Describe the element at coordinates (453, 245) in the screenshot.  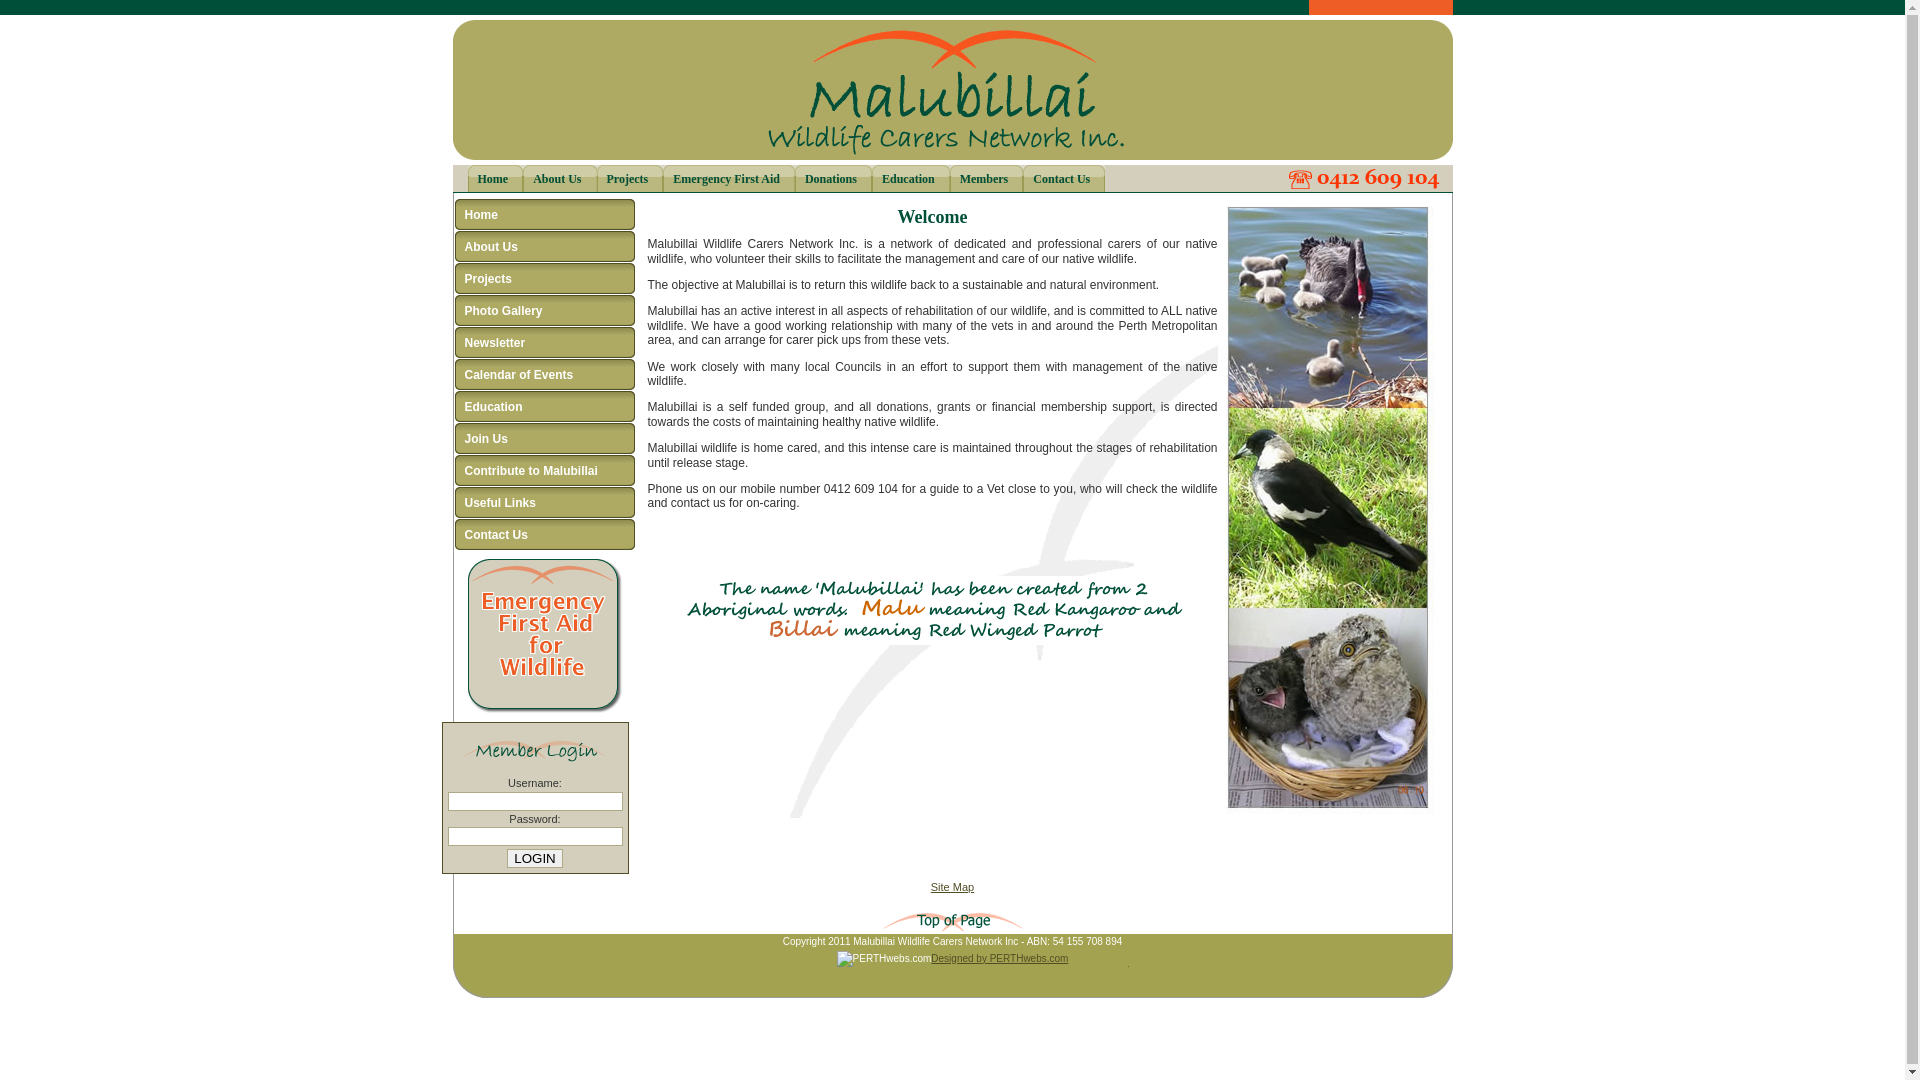
I see `'About Us'` at that location.